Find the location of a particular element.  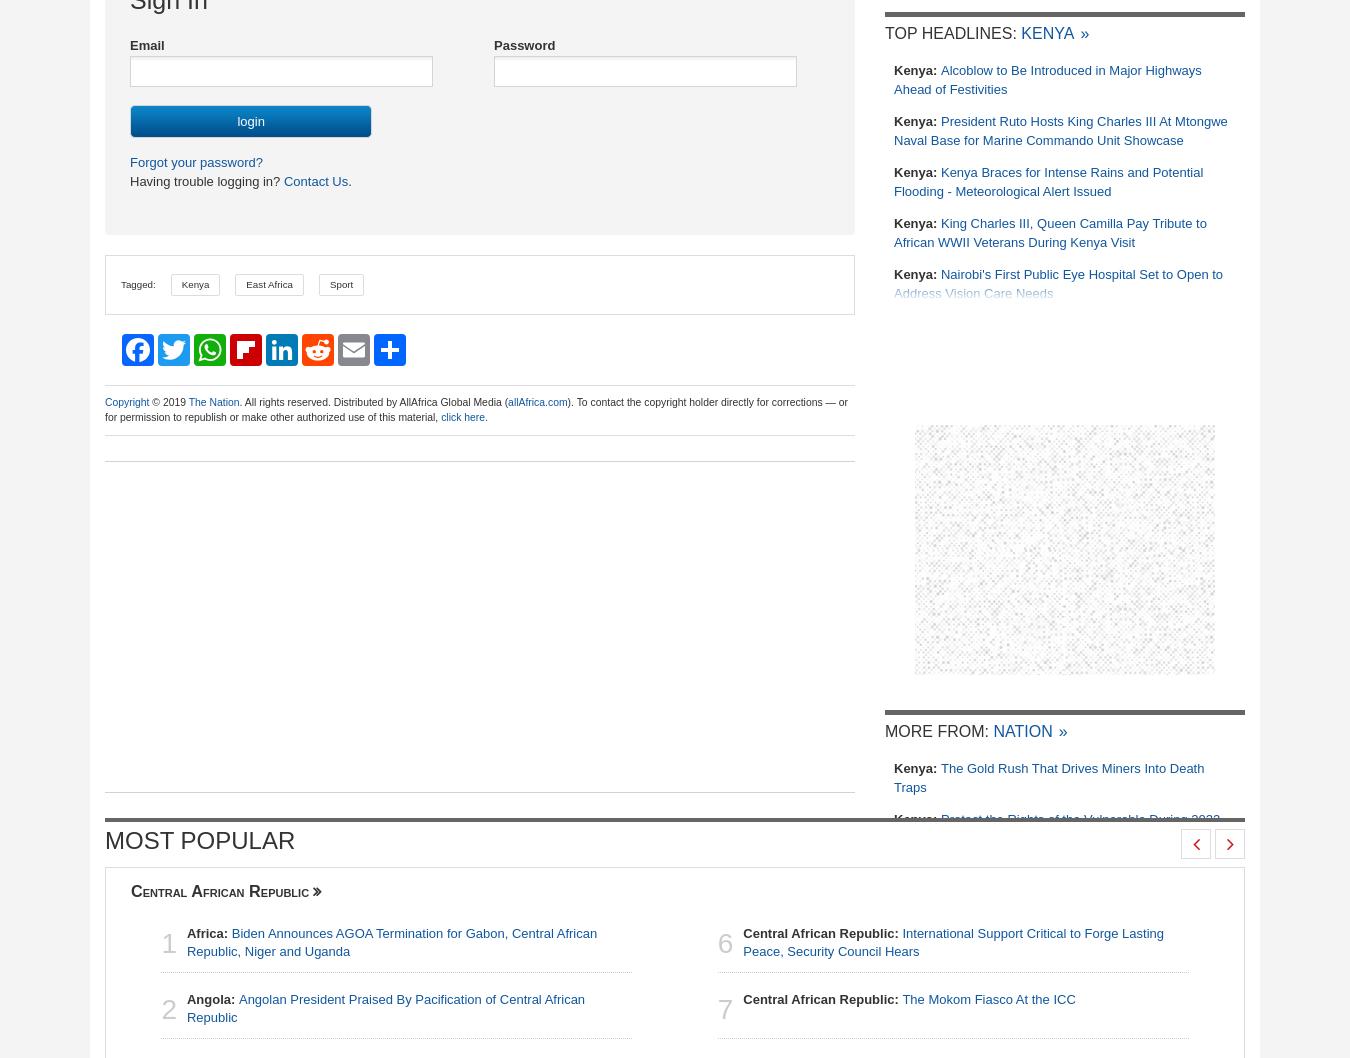

'More From:' is located at coordinates (938, 731).